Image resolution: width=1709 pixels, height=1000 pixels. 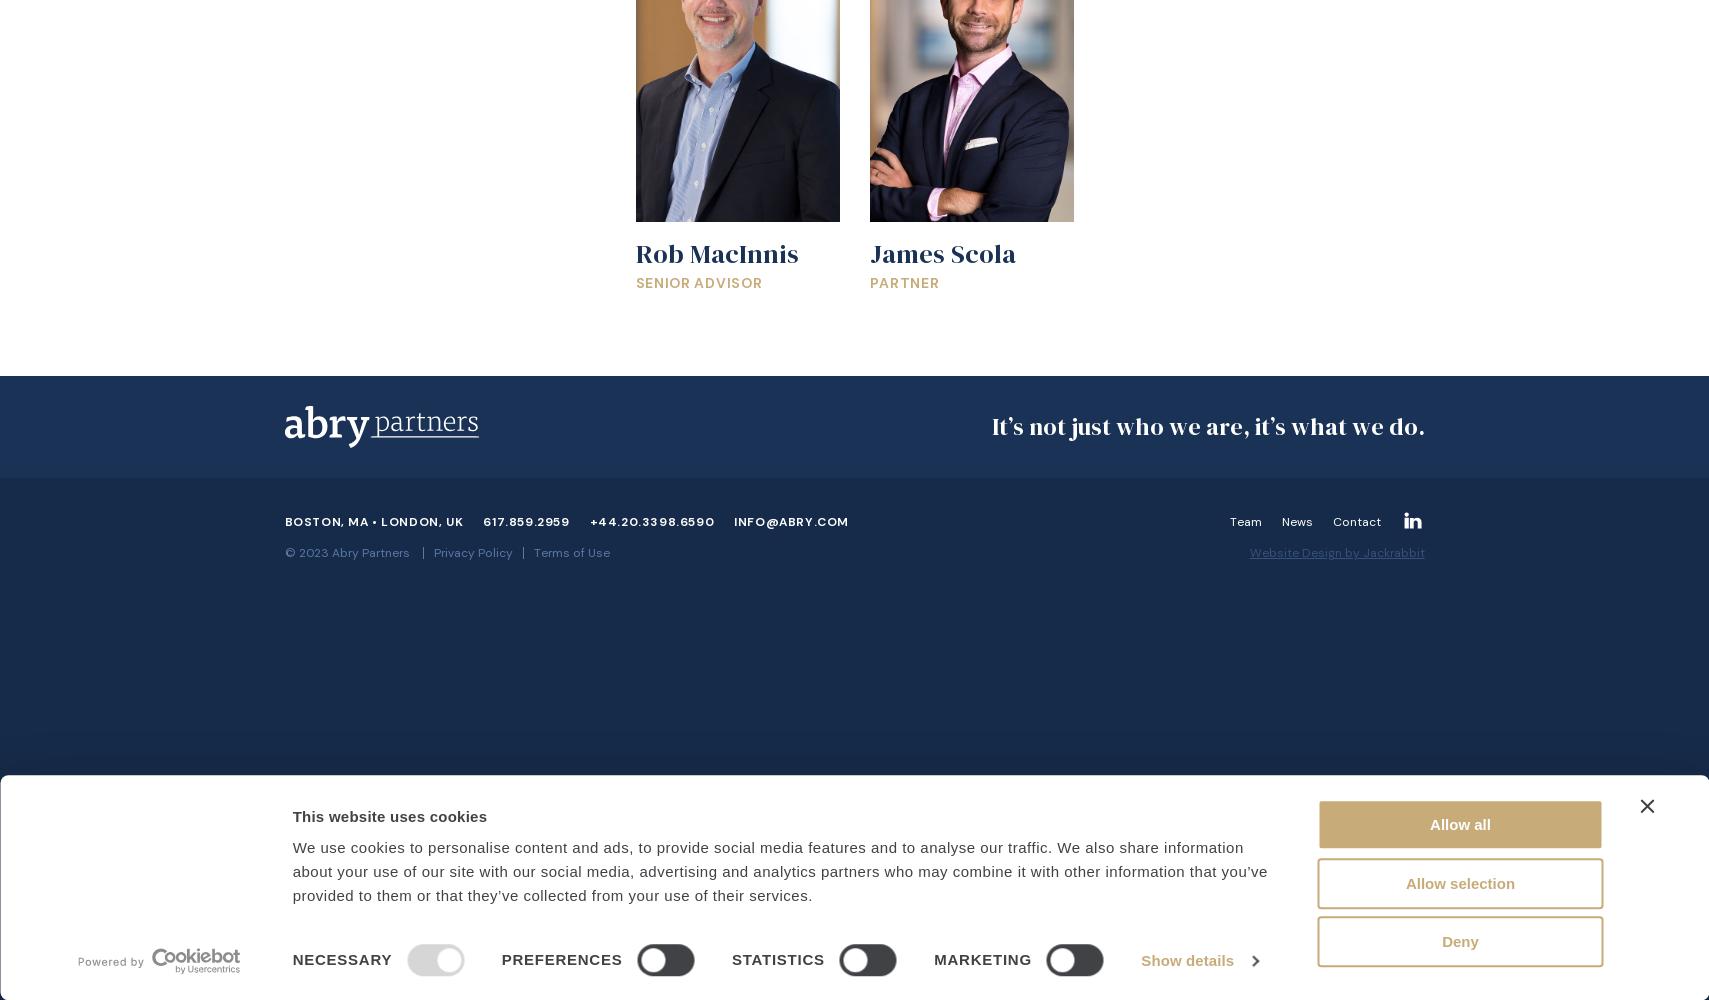 What do you see at coordinates (471, 552) in the screenshot?
I see `'Privacy Policy'` at bounding box center [471, 552].